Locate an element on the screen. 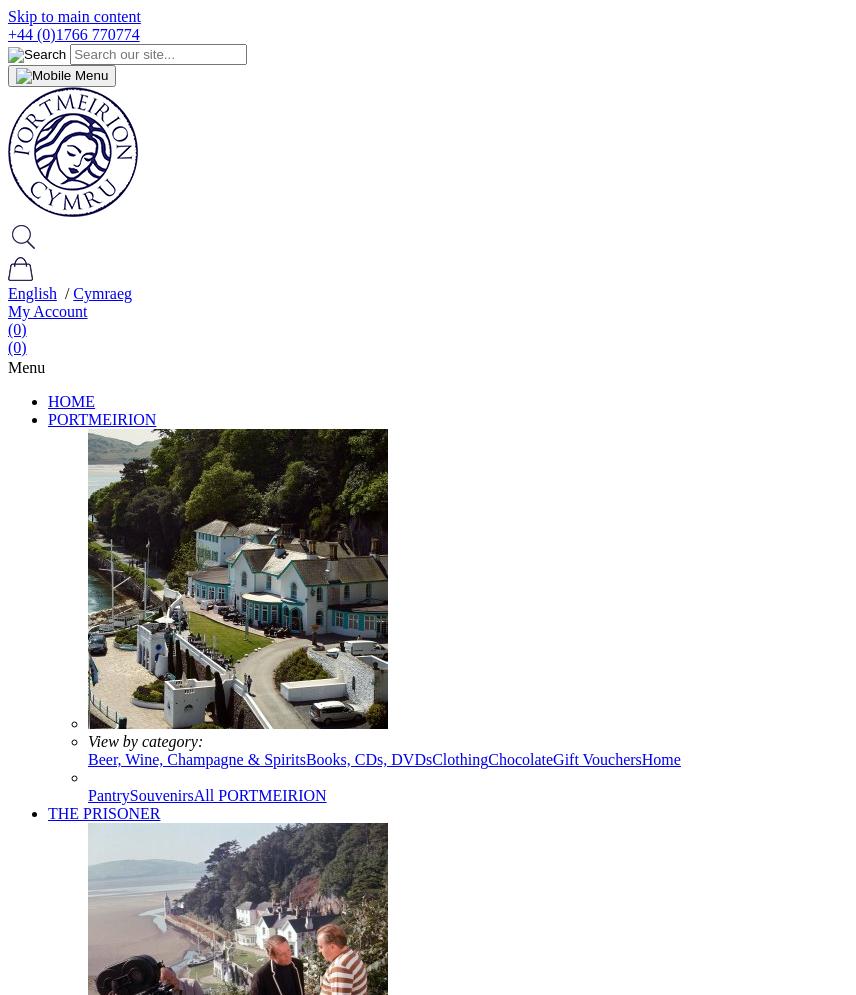 Image resolution: width=856 pixels, height=995 pixels. 'Cymraeg' is located at coordinates (102, 292).